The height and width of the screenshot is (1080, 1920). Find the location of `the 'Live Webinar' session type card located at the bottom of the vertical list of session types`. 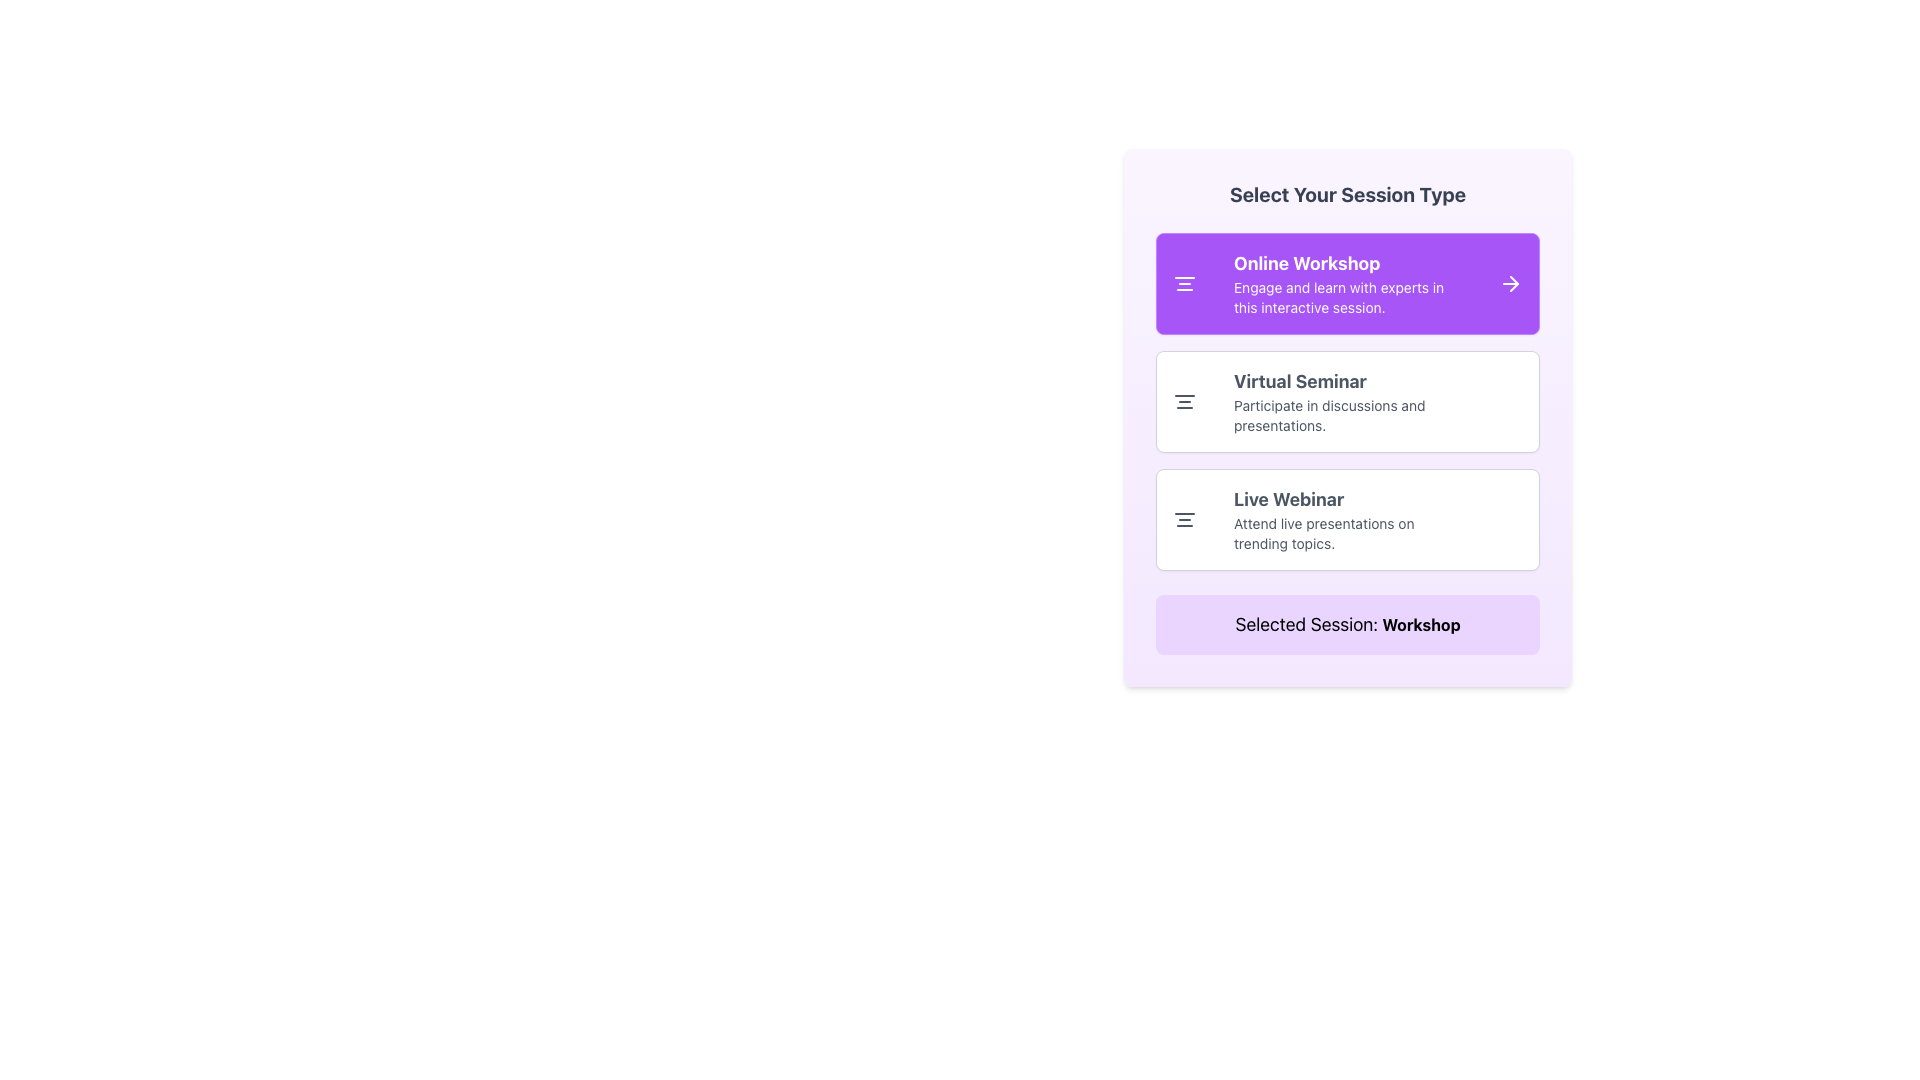

the 'Live Webinar' session type card located at the bottom of the vertical list of session types is located at coordinates (1348, 519).